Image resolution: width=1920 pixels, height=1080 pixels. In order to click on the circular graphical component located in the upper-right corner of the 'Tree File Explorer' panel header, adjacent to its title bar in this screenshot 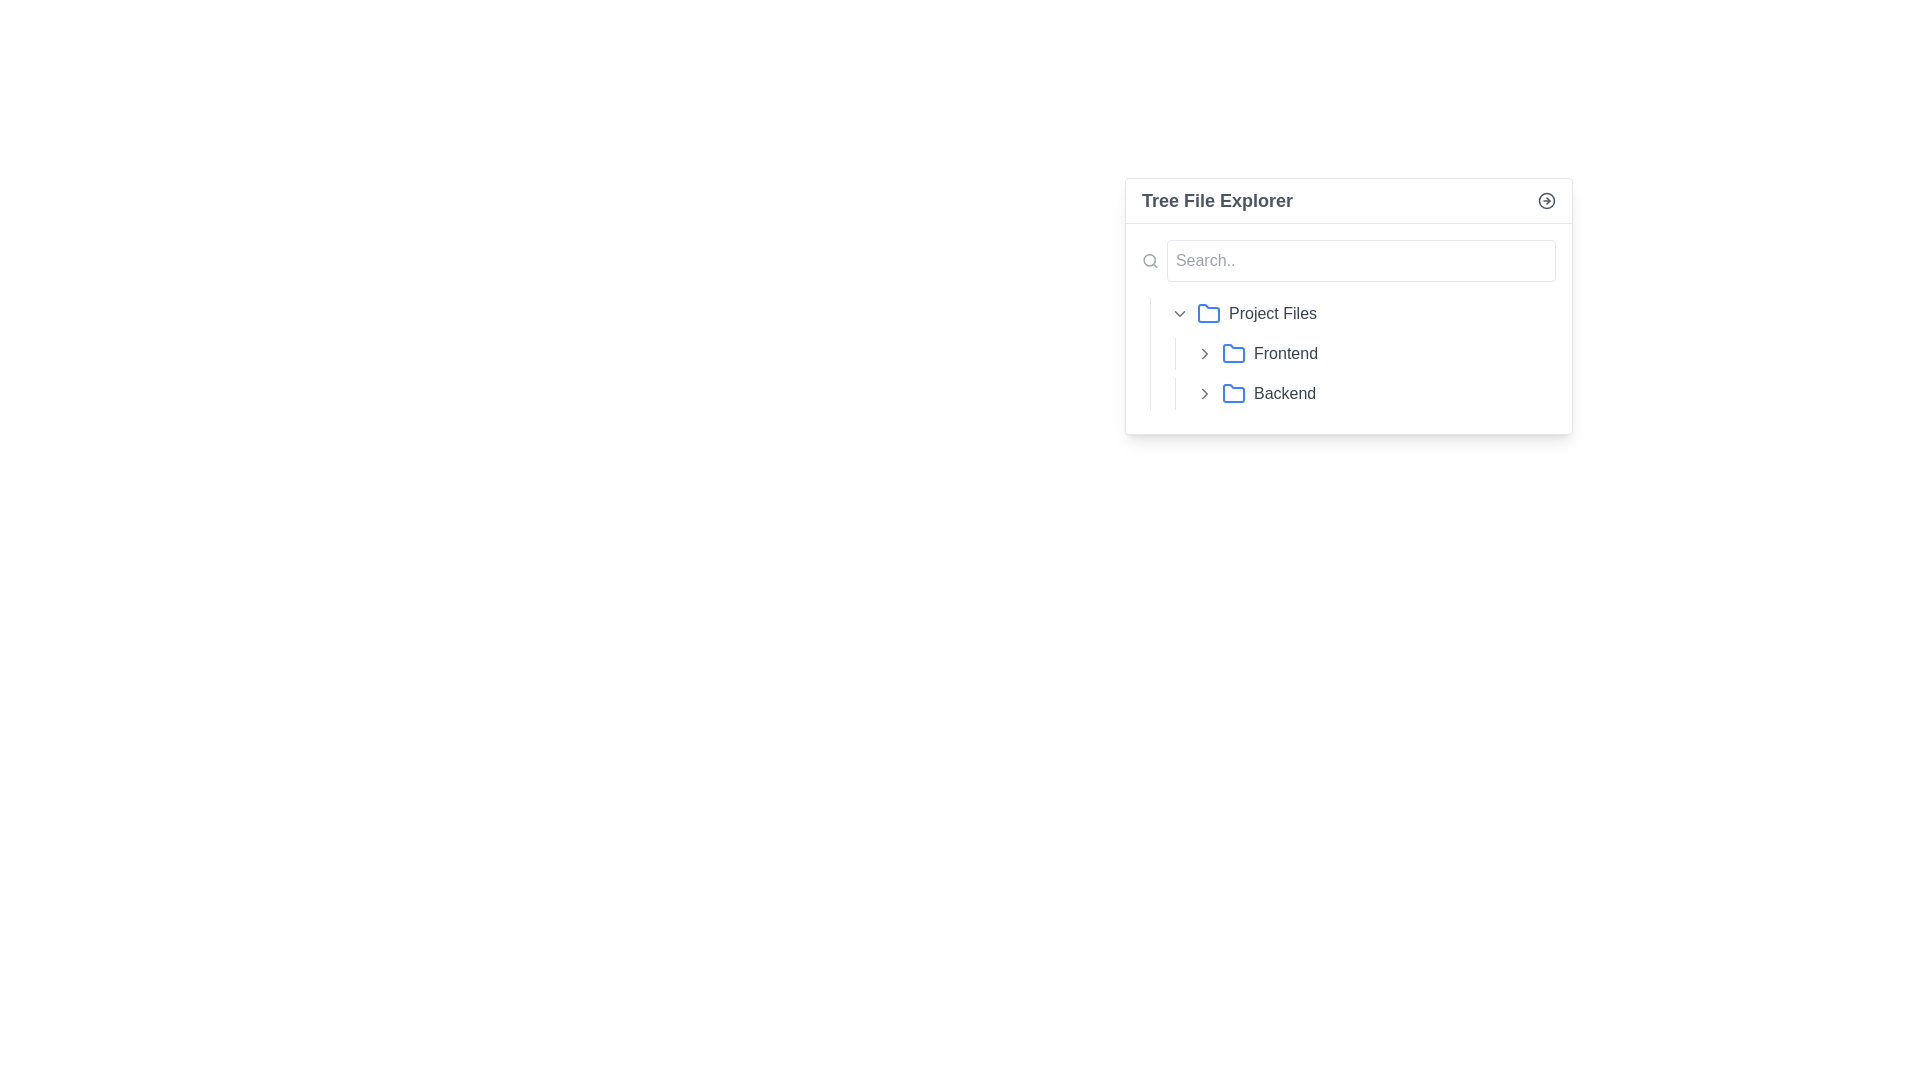, I will do `click(1545, 200)`.